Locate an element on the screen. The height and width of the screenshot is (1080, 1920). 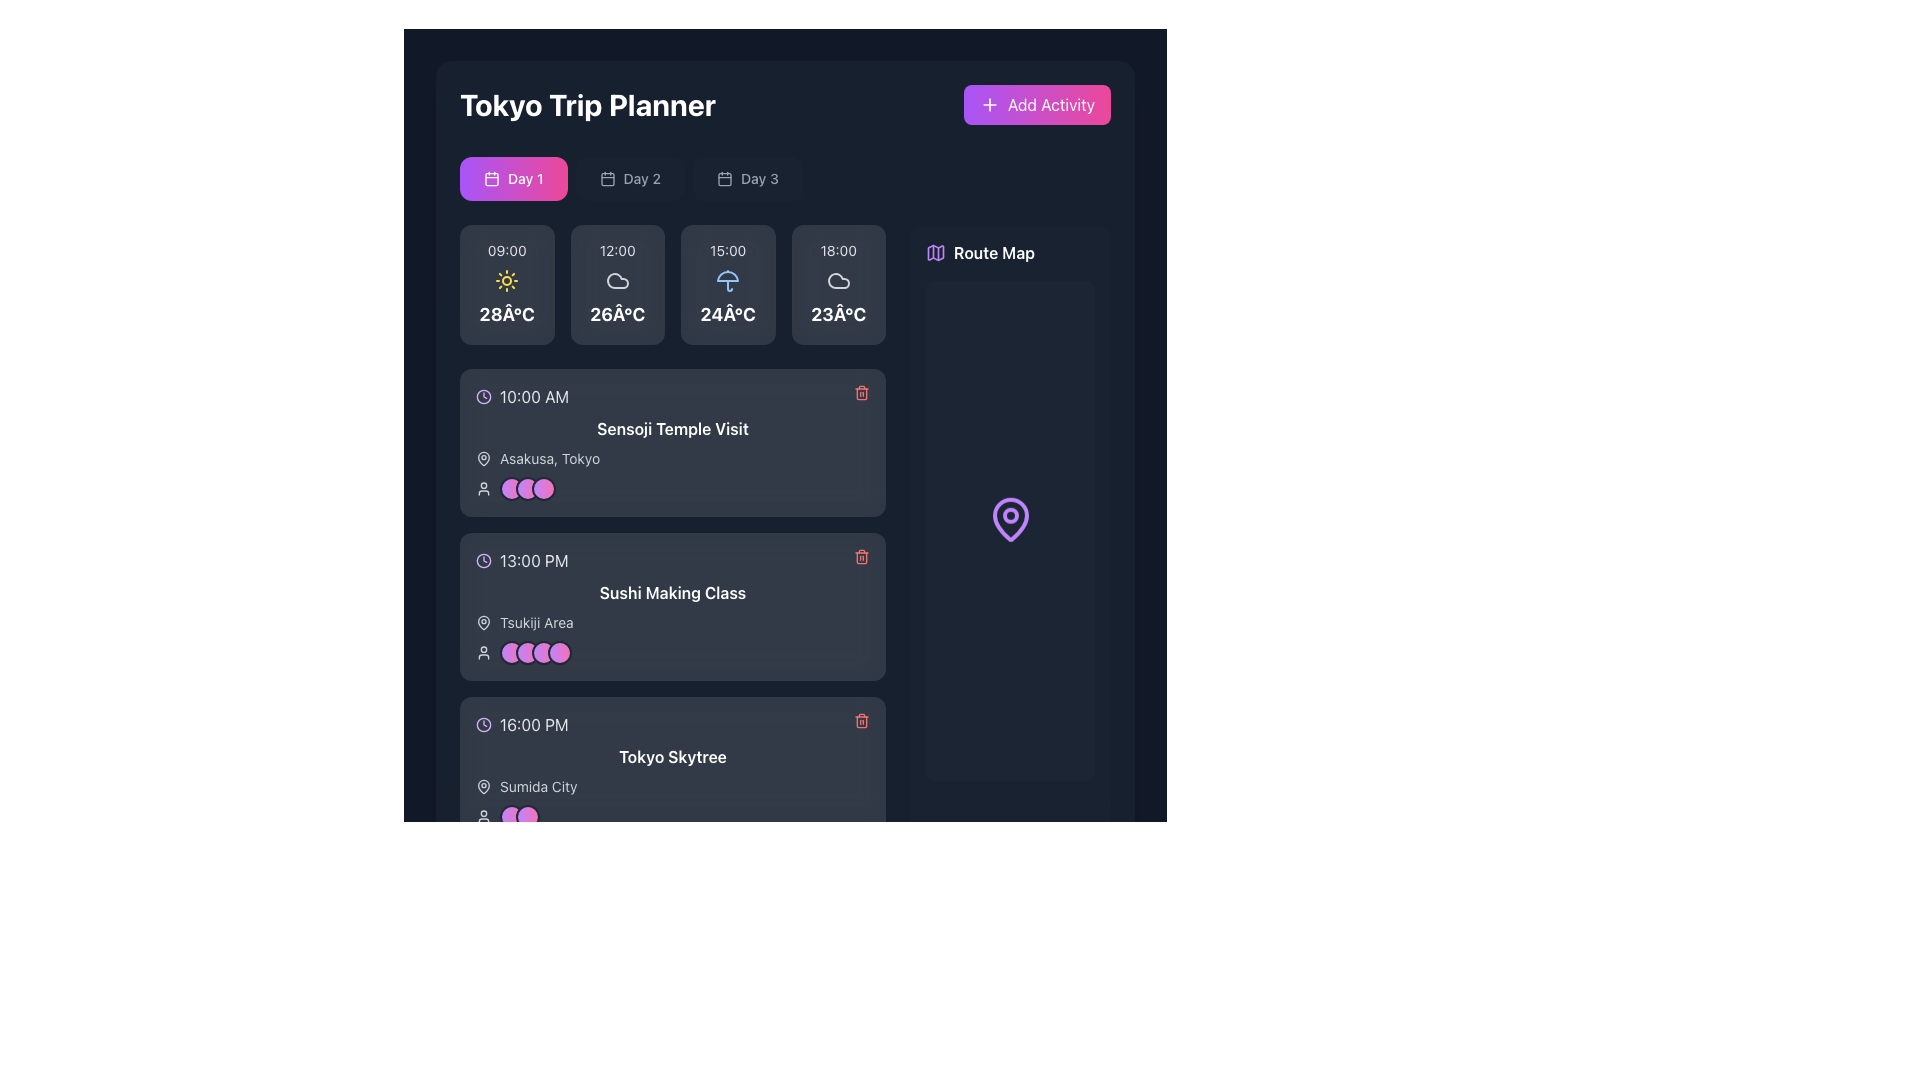
the button used to initiate adding a new activity to the trip planner, located at the top-right corner adjacent to 'Tokyo Trip Planner' is located at coordinates (1037, 104).